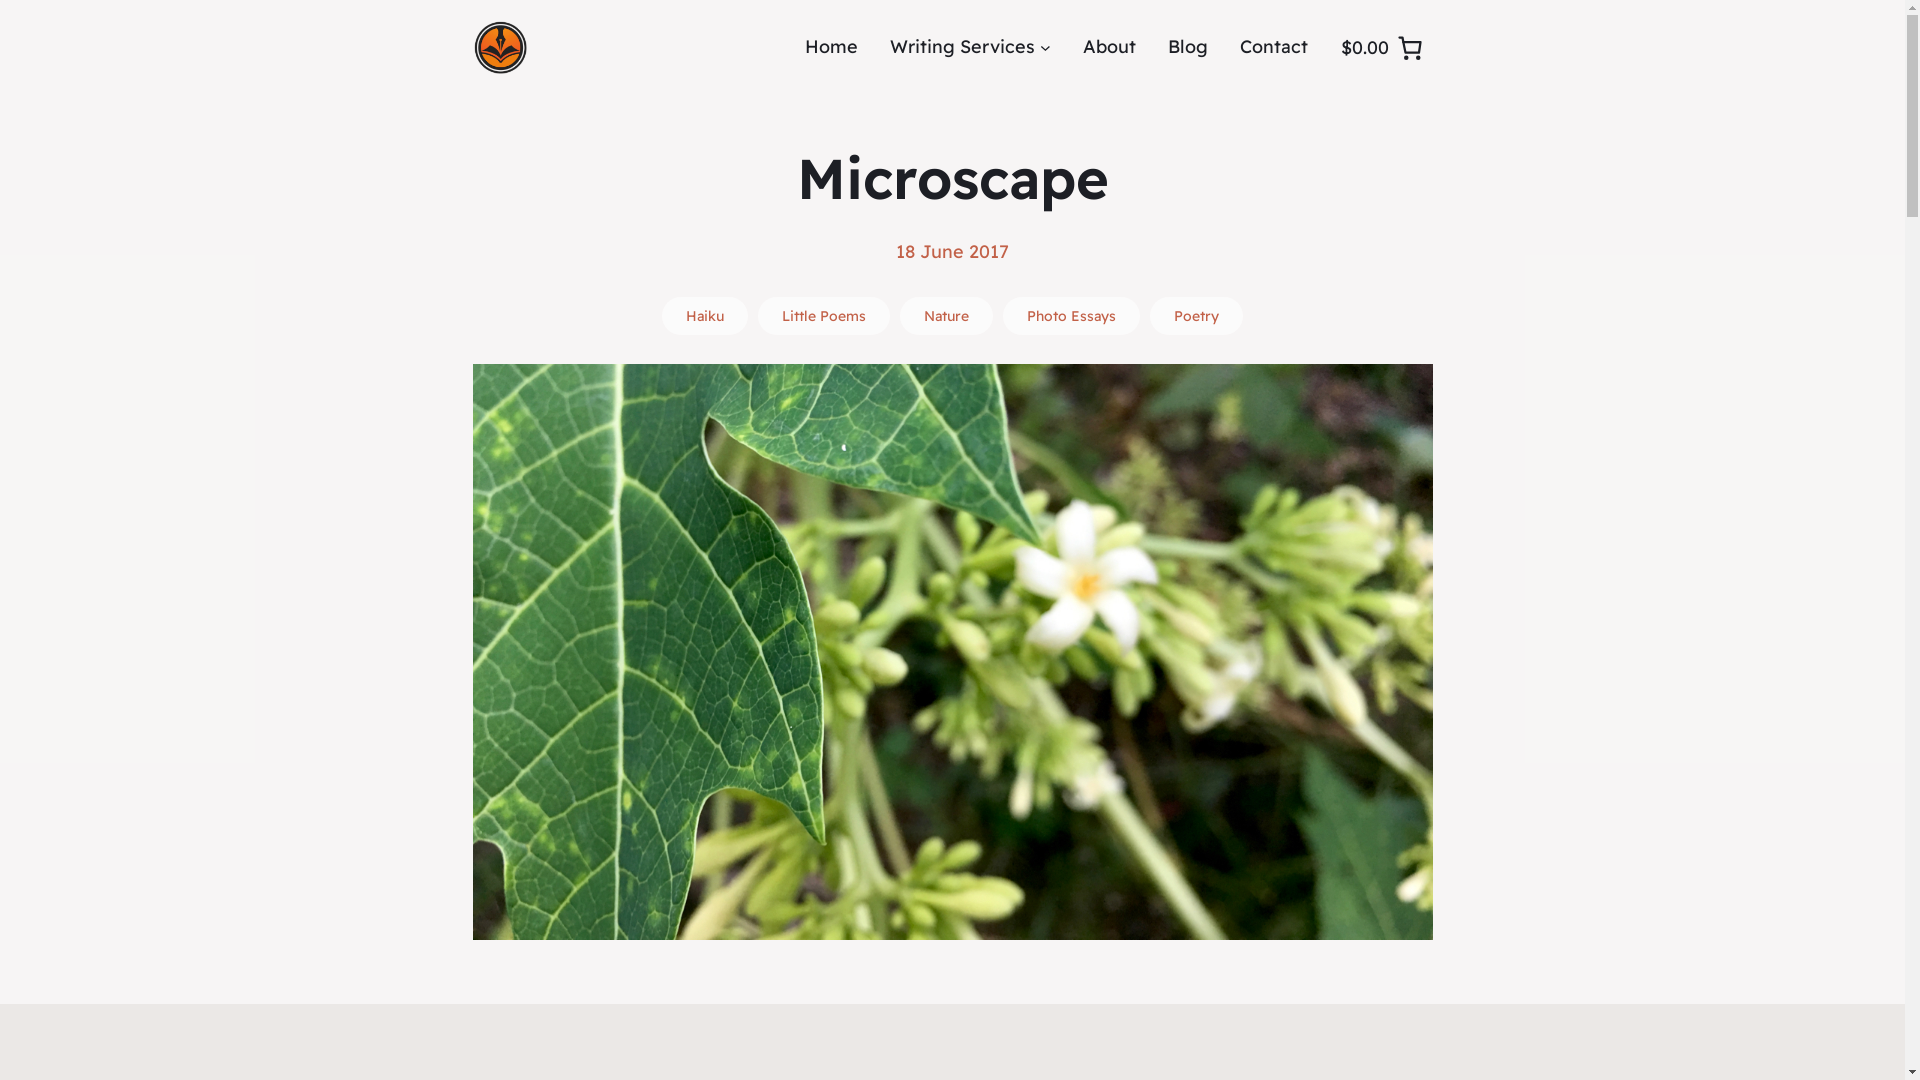 Image resolution: width=1920 pixels, height=1080 pixels. Describe the element at coordinates (1331, 45) in the screenshot. I see `'$0.00'` at that location.